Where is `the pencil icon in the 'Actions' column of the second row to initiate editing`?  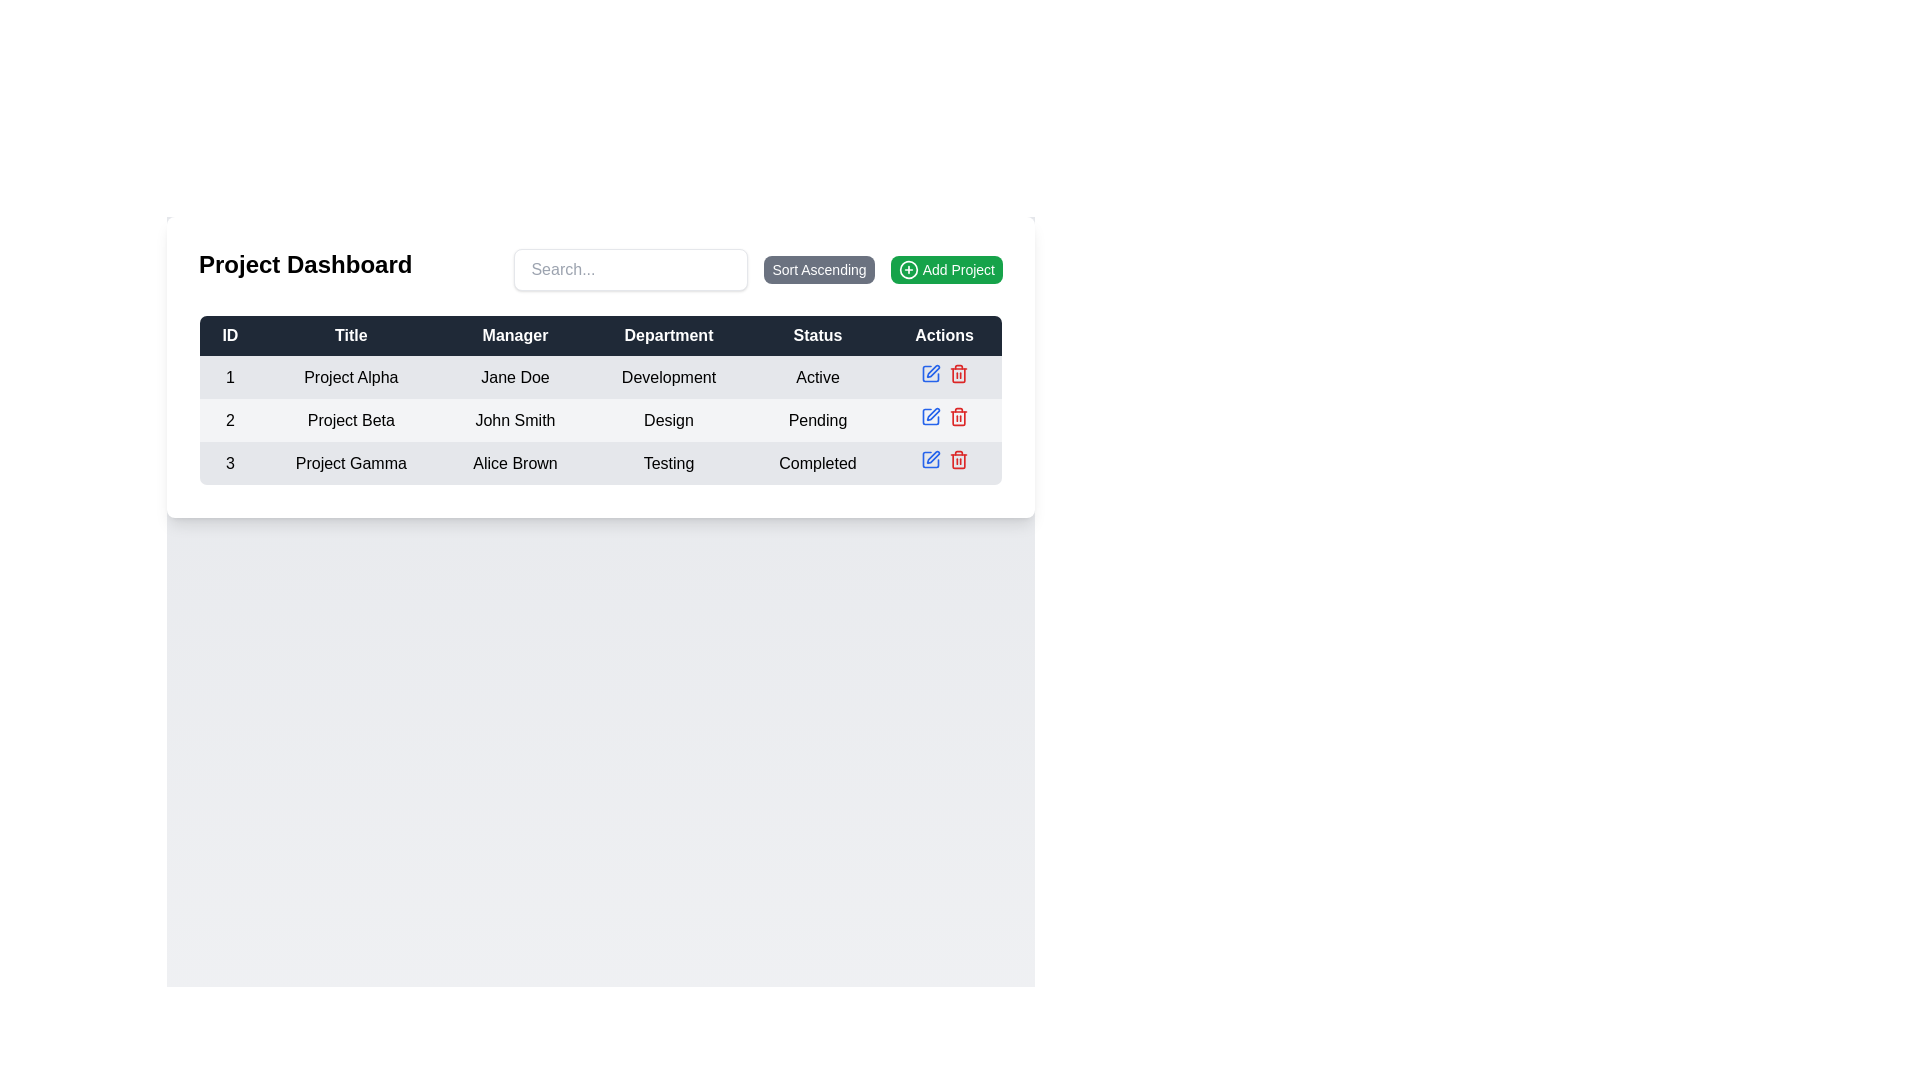 the pencil icon in the 'Actions' column of the second row to initiate editing is located at coordinates (932, 371).